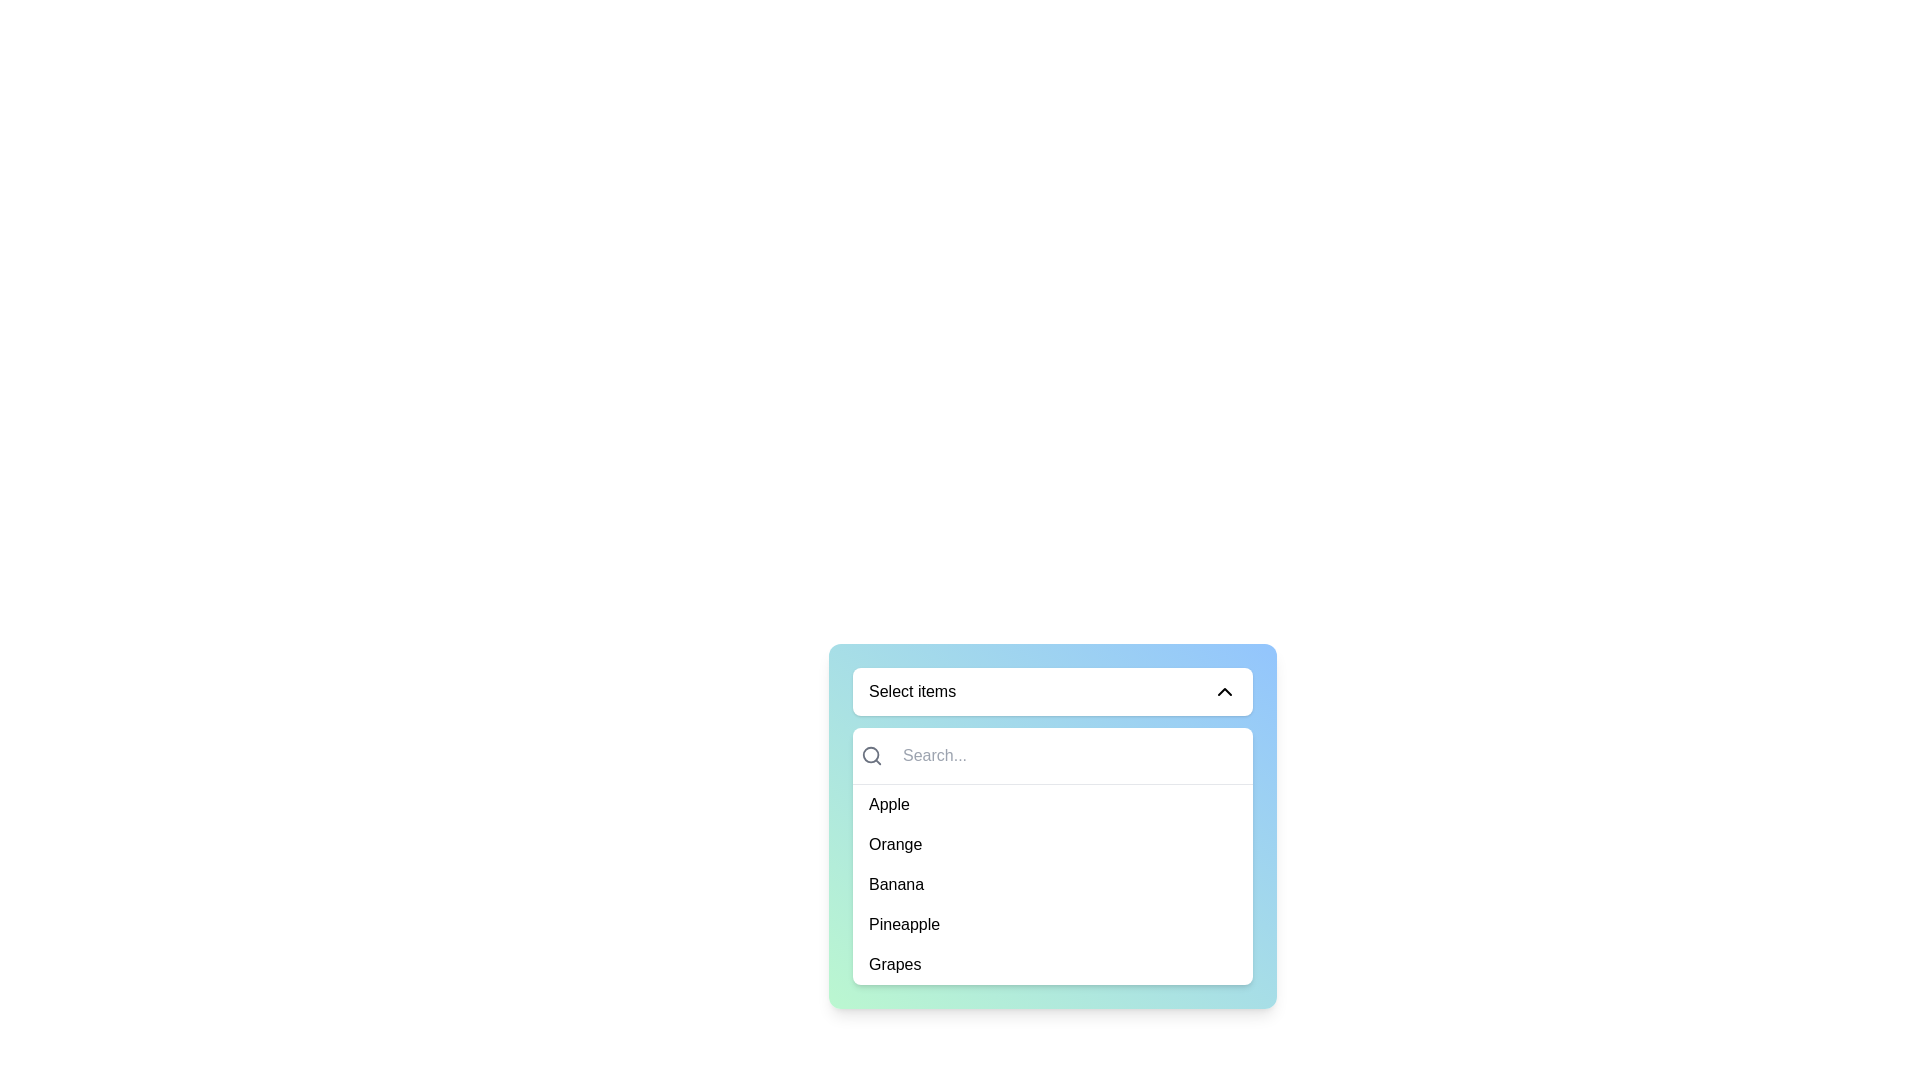 The width and height of the screenshot is (1920, 1080). I want to click on the third entry in the dropdown list that represents 'Banana' to activate the hover effect, so click(1051, 883).